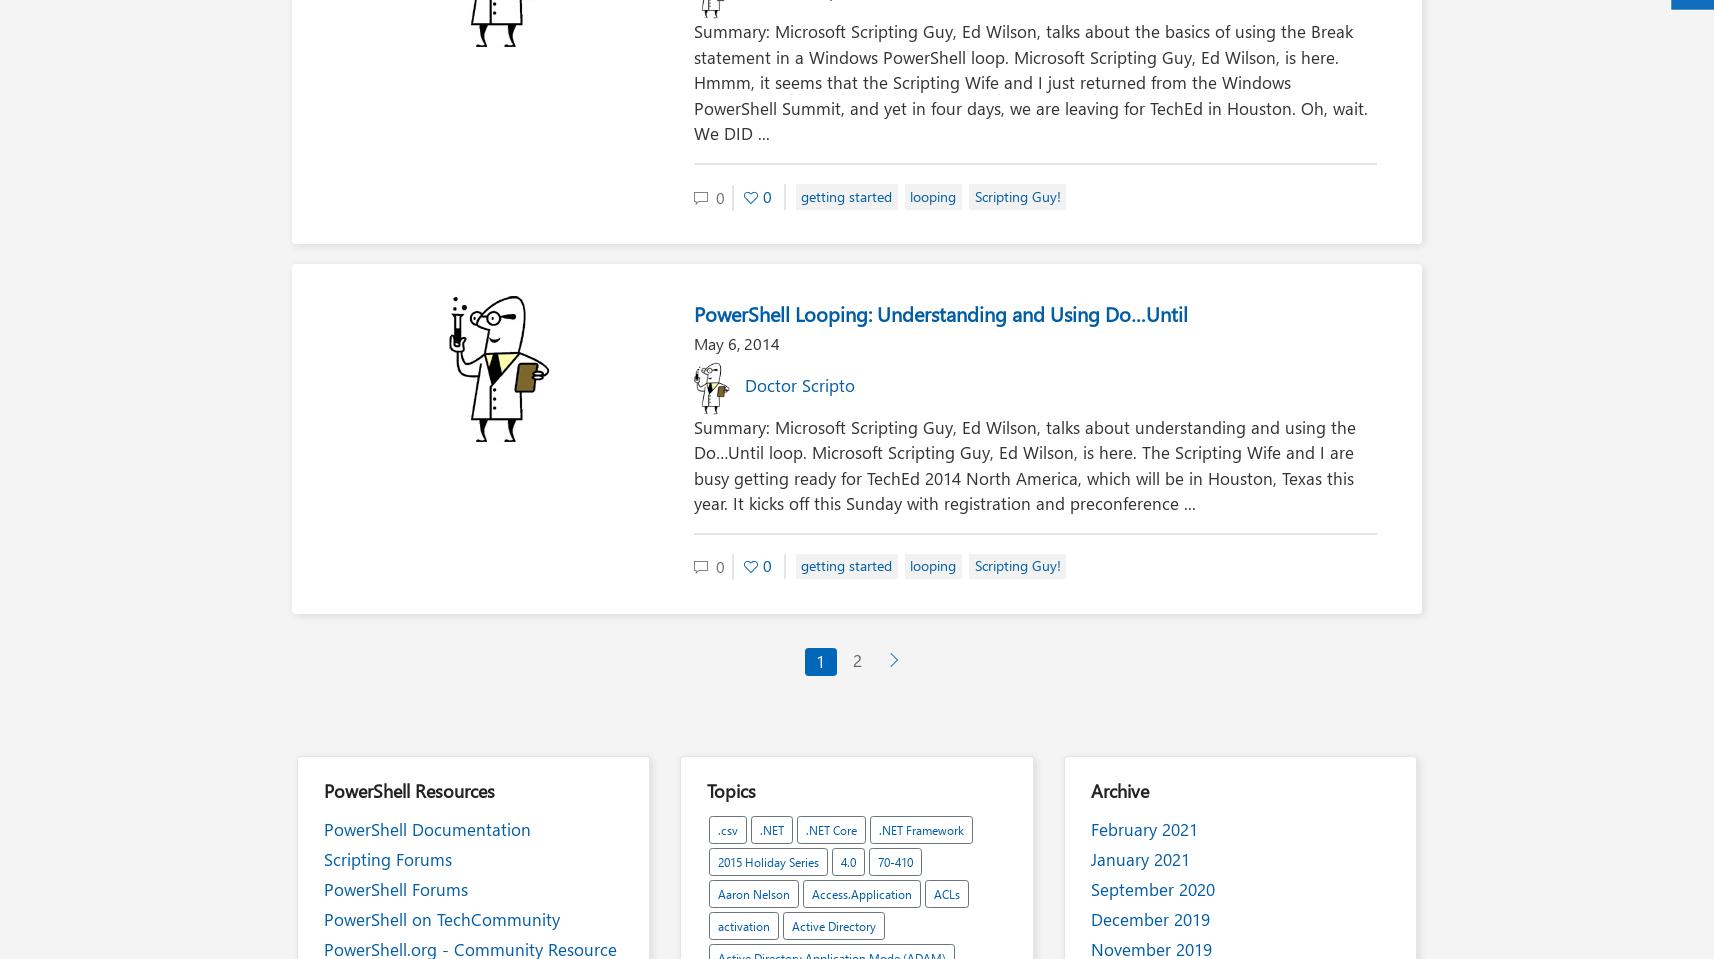 The height and width of the screenshot is (959, 1714). Describe the element at coordinates (735, 341) in the screenshot. I see `'May 6, 2014'` at that location.